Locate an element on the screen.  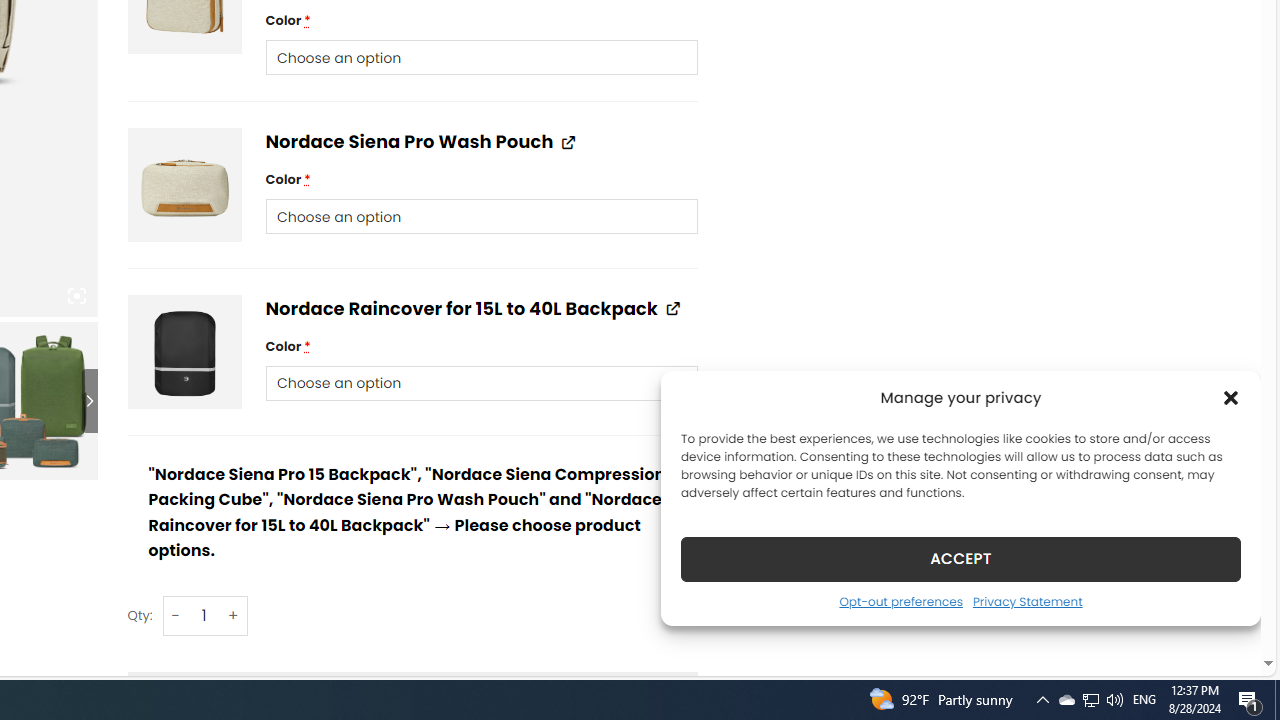
'ACCEPT' is located at coordinates (961, 558).